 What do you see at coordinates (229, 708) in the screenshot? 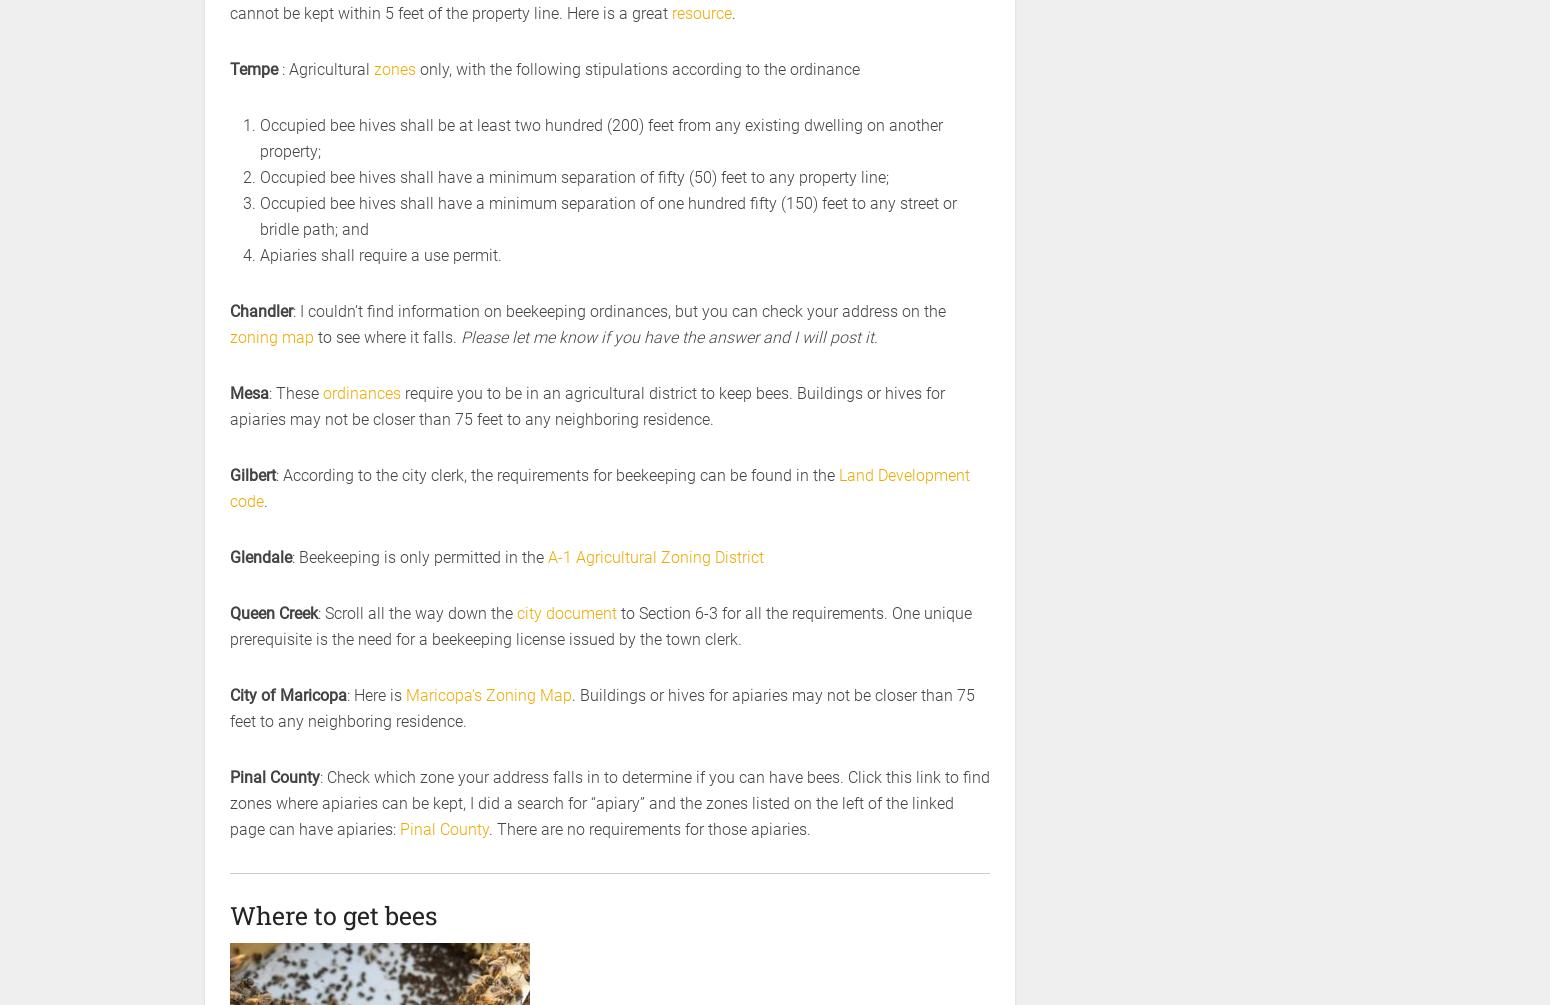
I see `'. Buildings or hives for apiaries may not be closer than 75 feet to any neighboring residence.'` at bounding box center [229, 708].